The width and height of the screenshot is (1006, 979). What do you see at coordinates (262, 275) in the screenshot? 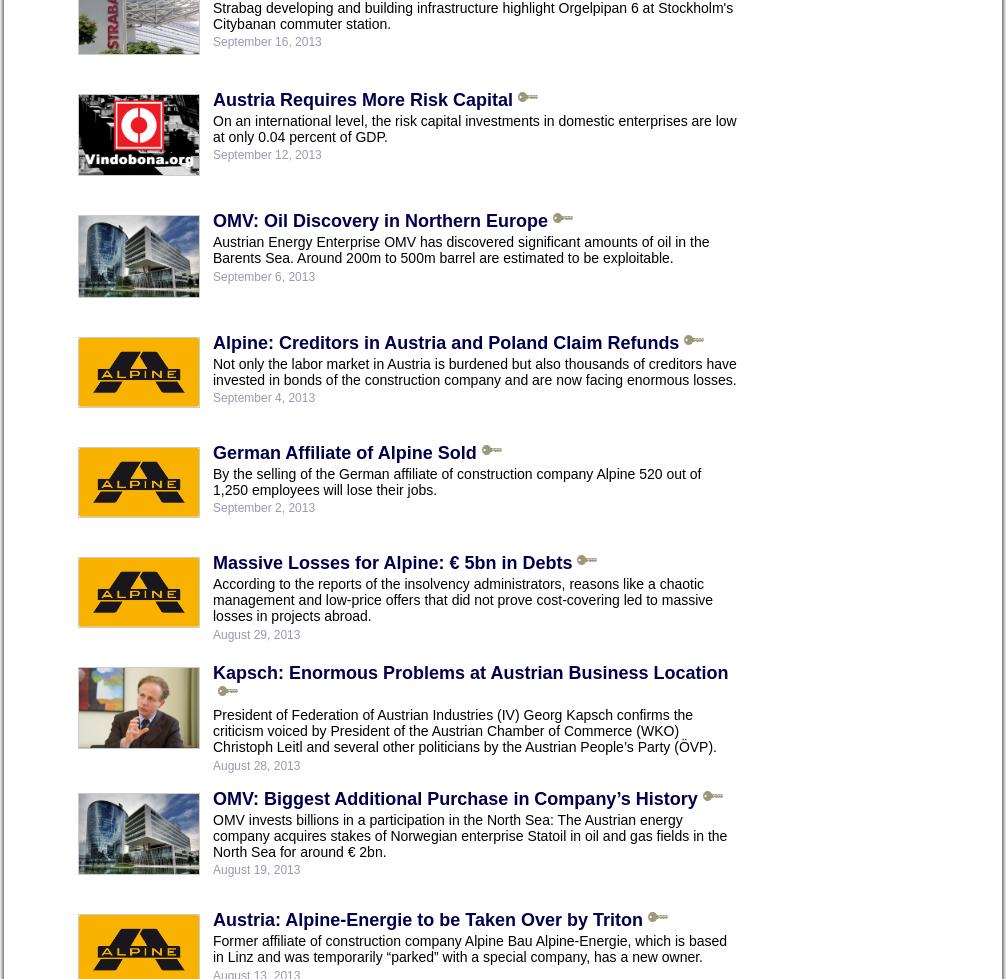
I see `'September 6, 2013'` at bounding box center [262, 275].